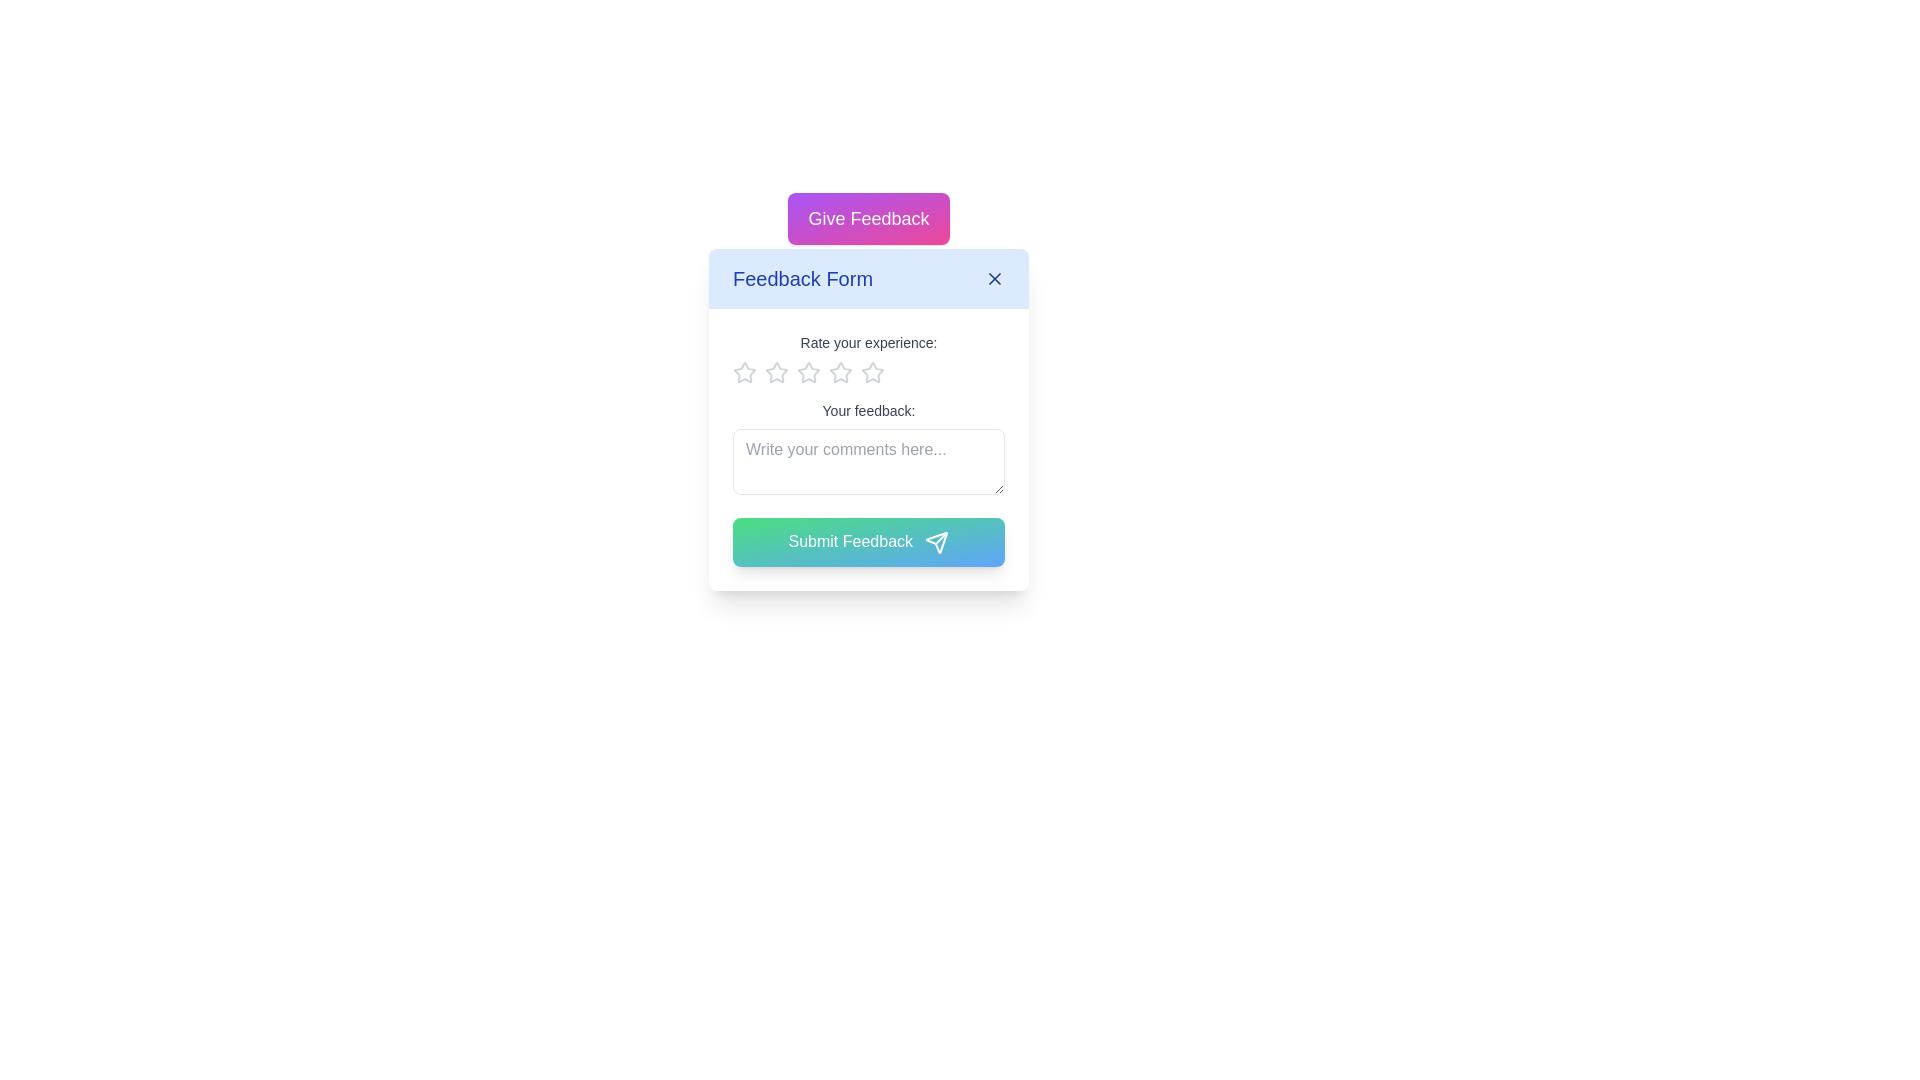  Describe the element at coordinates (743, 373) in the screenshot. I see `the first star button in the feedback rating section` at that location.